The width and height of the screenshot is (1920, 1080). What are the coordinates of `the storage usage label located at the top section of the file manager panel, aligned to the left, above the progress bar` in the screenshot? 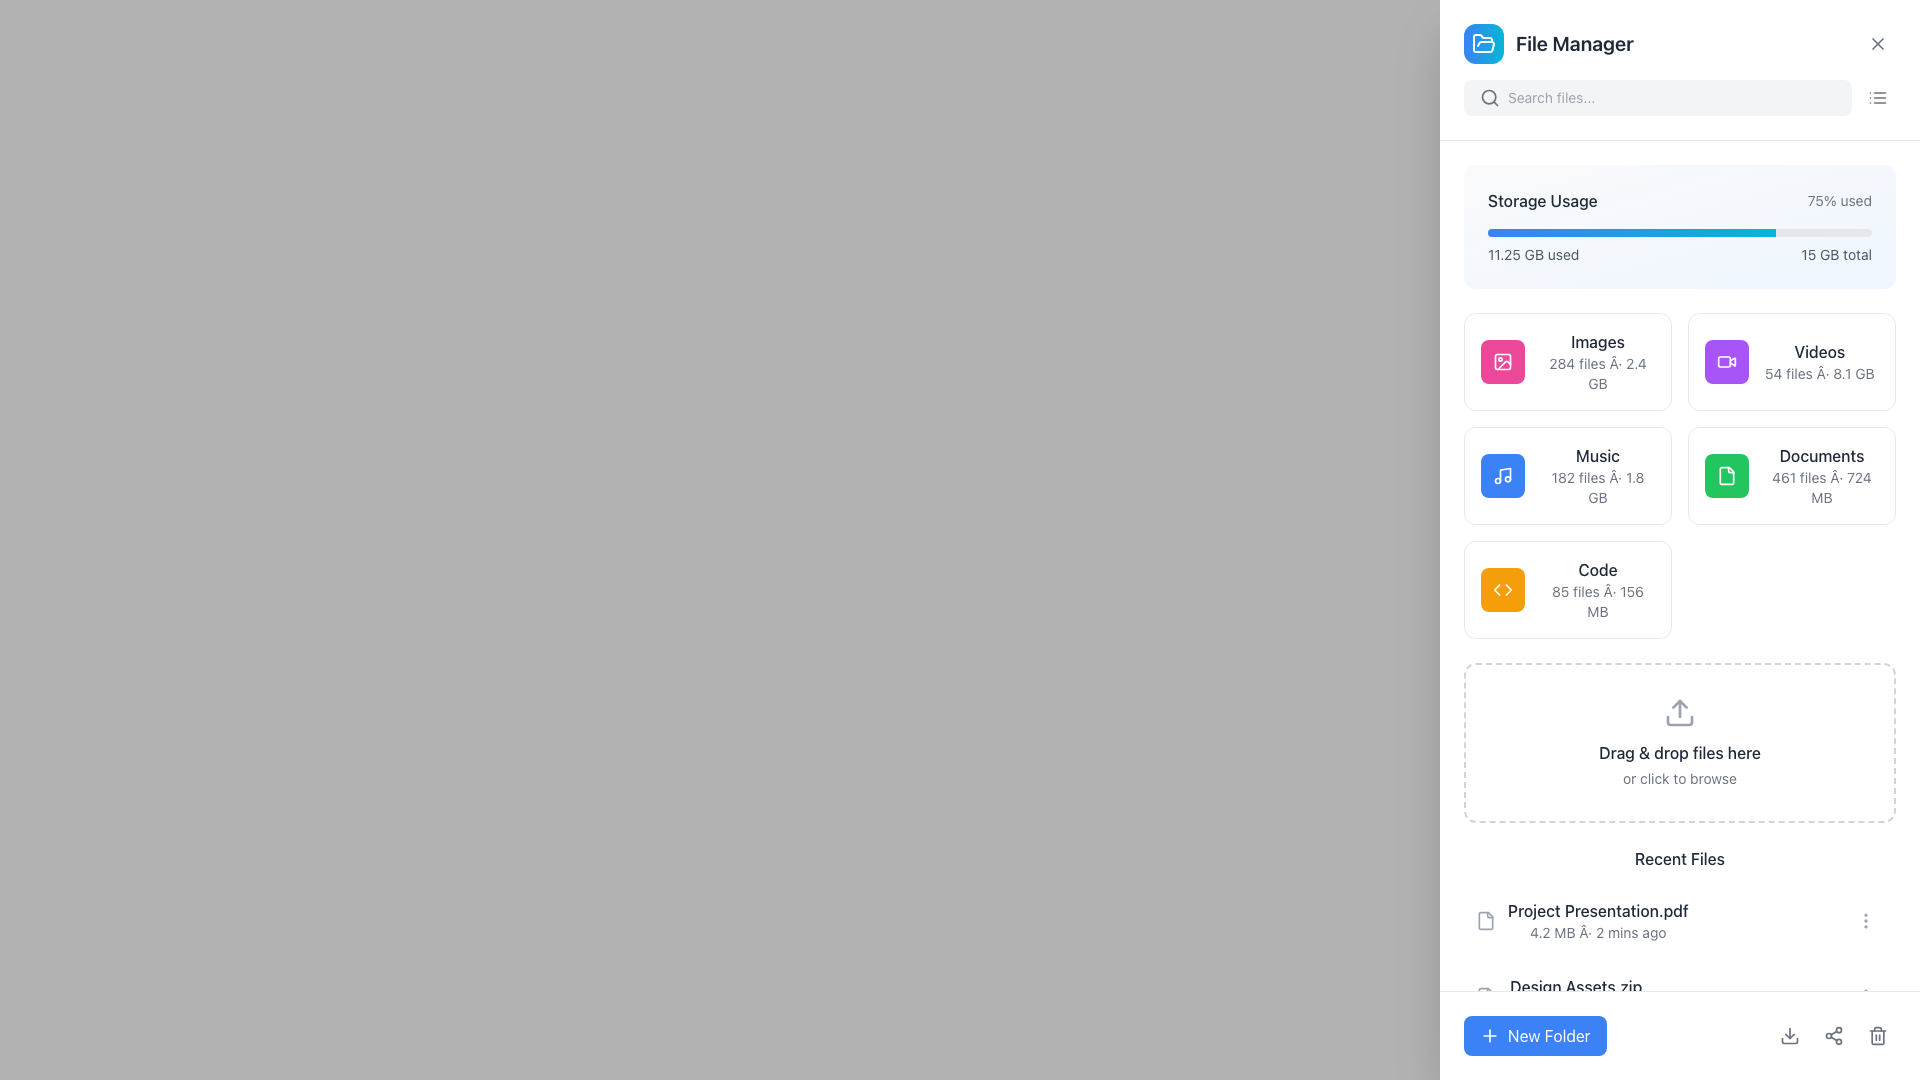 It's located at (1541, 200).